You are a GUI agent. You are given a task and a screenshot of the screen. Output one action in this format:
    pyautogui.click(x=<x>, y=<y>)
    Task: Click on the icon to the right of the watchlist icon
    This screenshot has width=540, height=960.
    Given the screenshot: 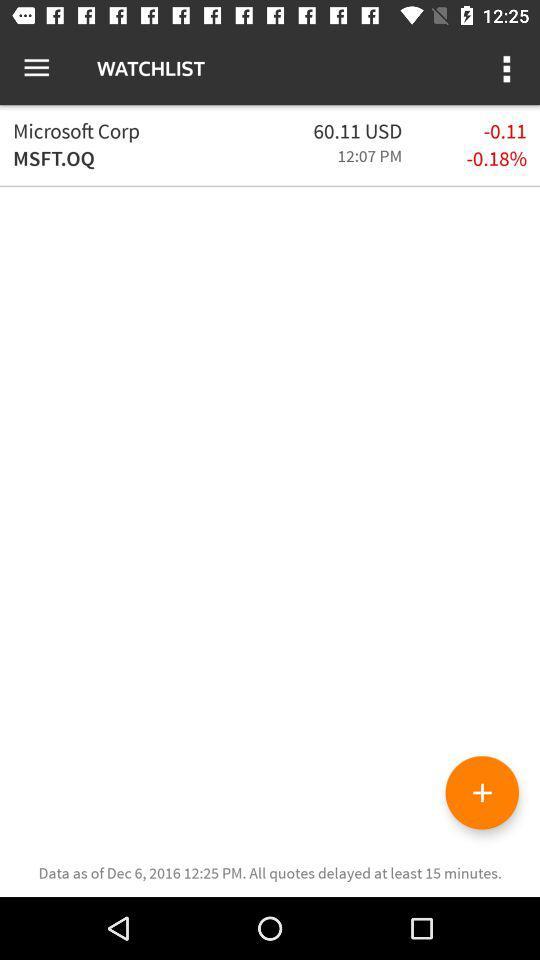 What is the action you would take?
    pyautogui.click(x=508, y=68)
    